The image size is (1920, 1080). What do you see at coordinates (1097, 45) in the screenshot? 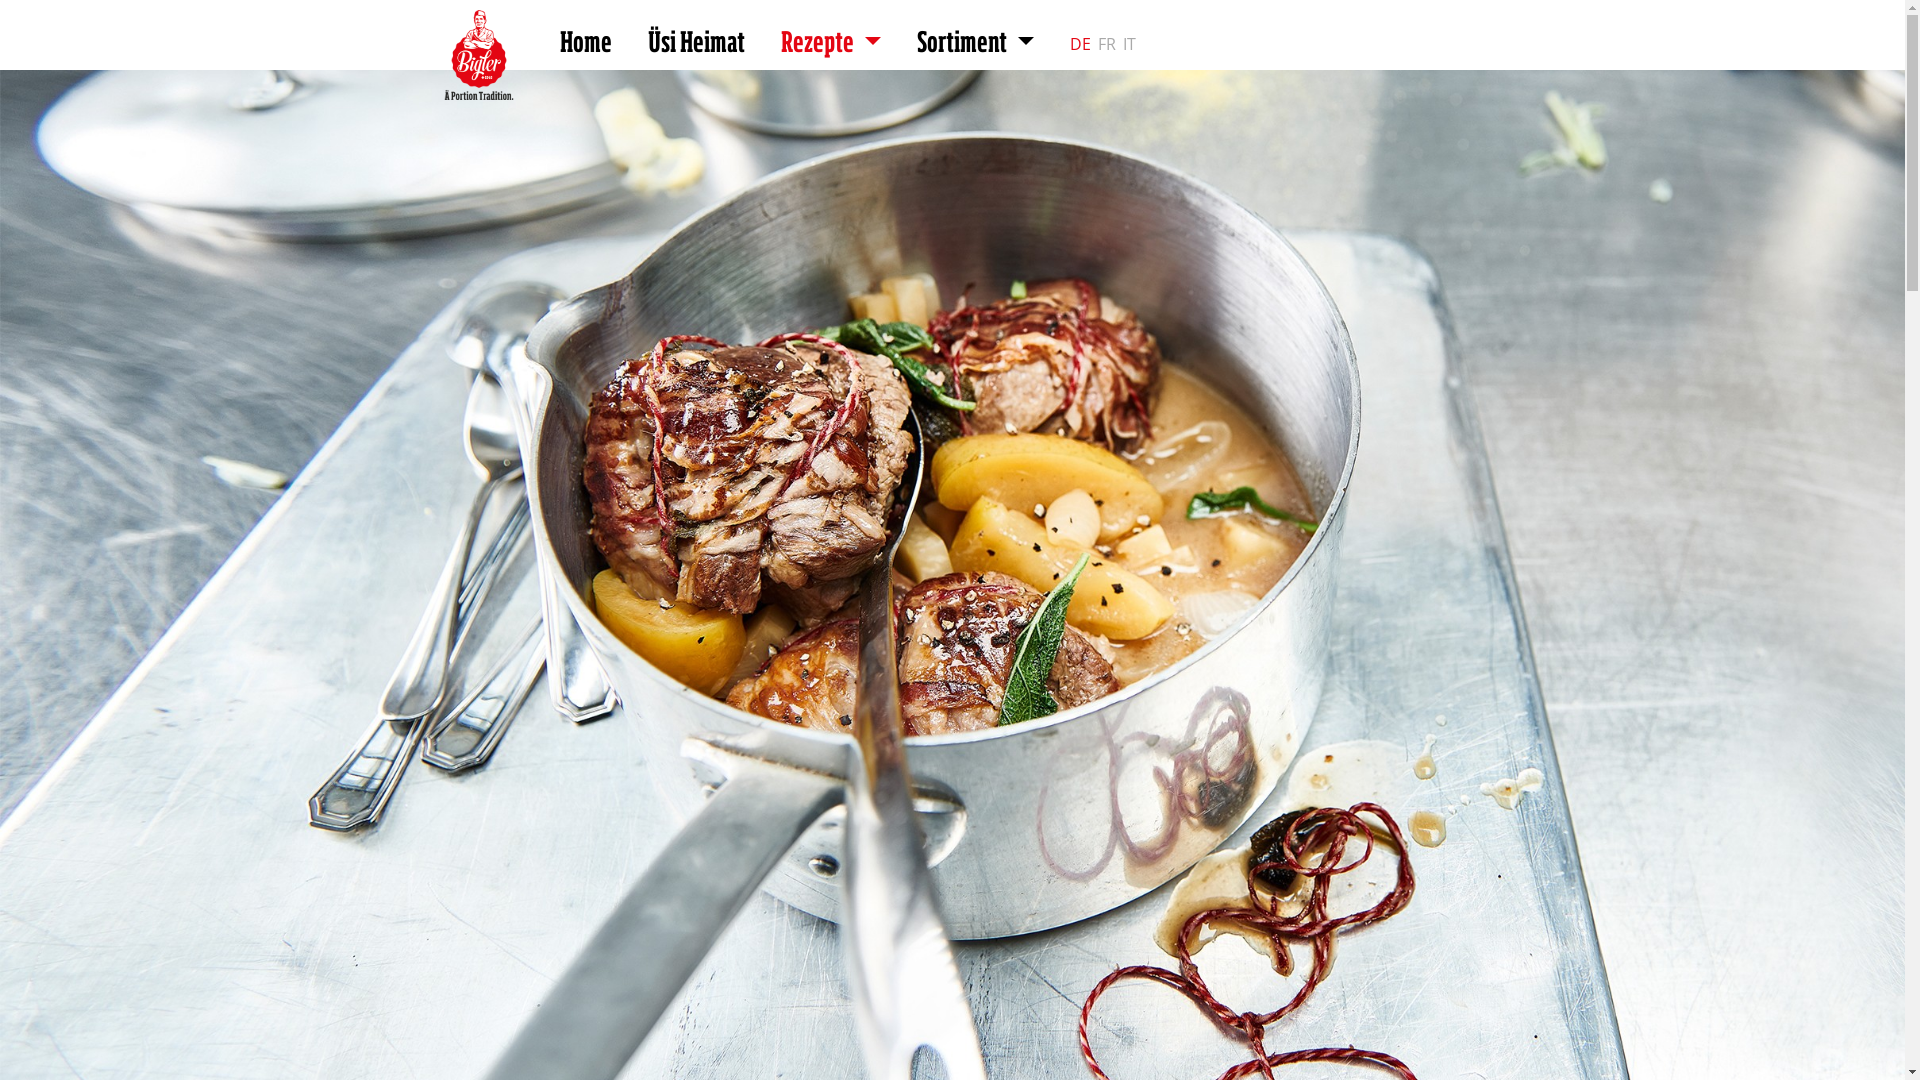
I see `'FR'` at bounding box center [1097, 45].